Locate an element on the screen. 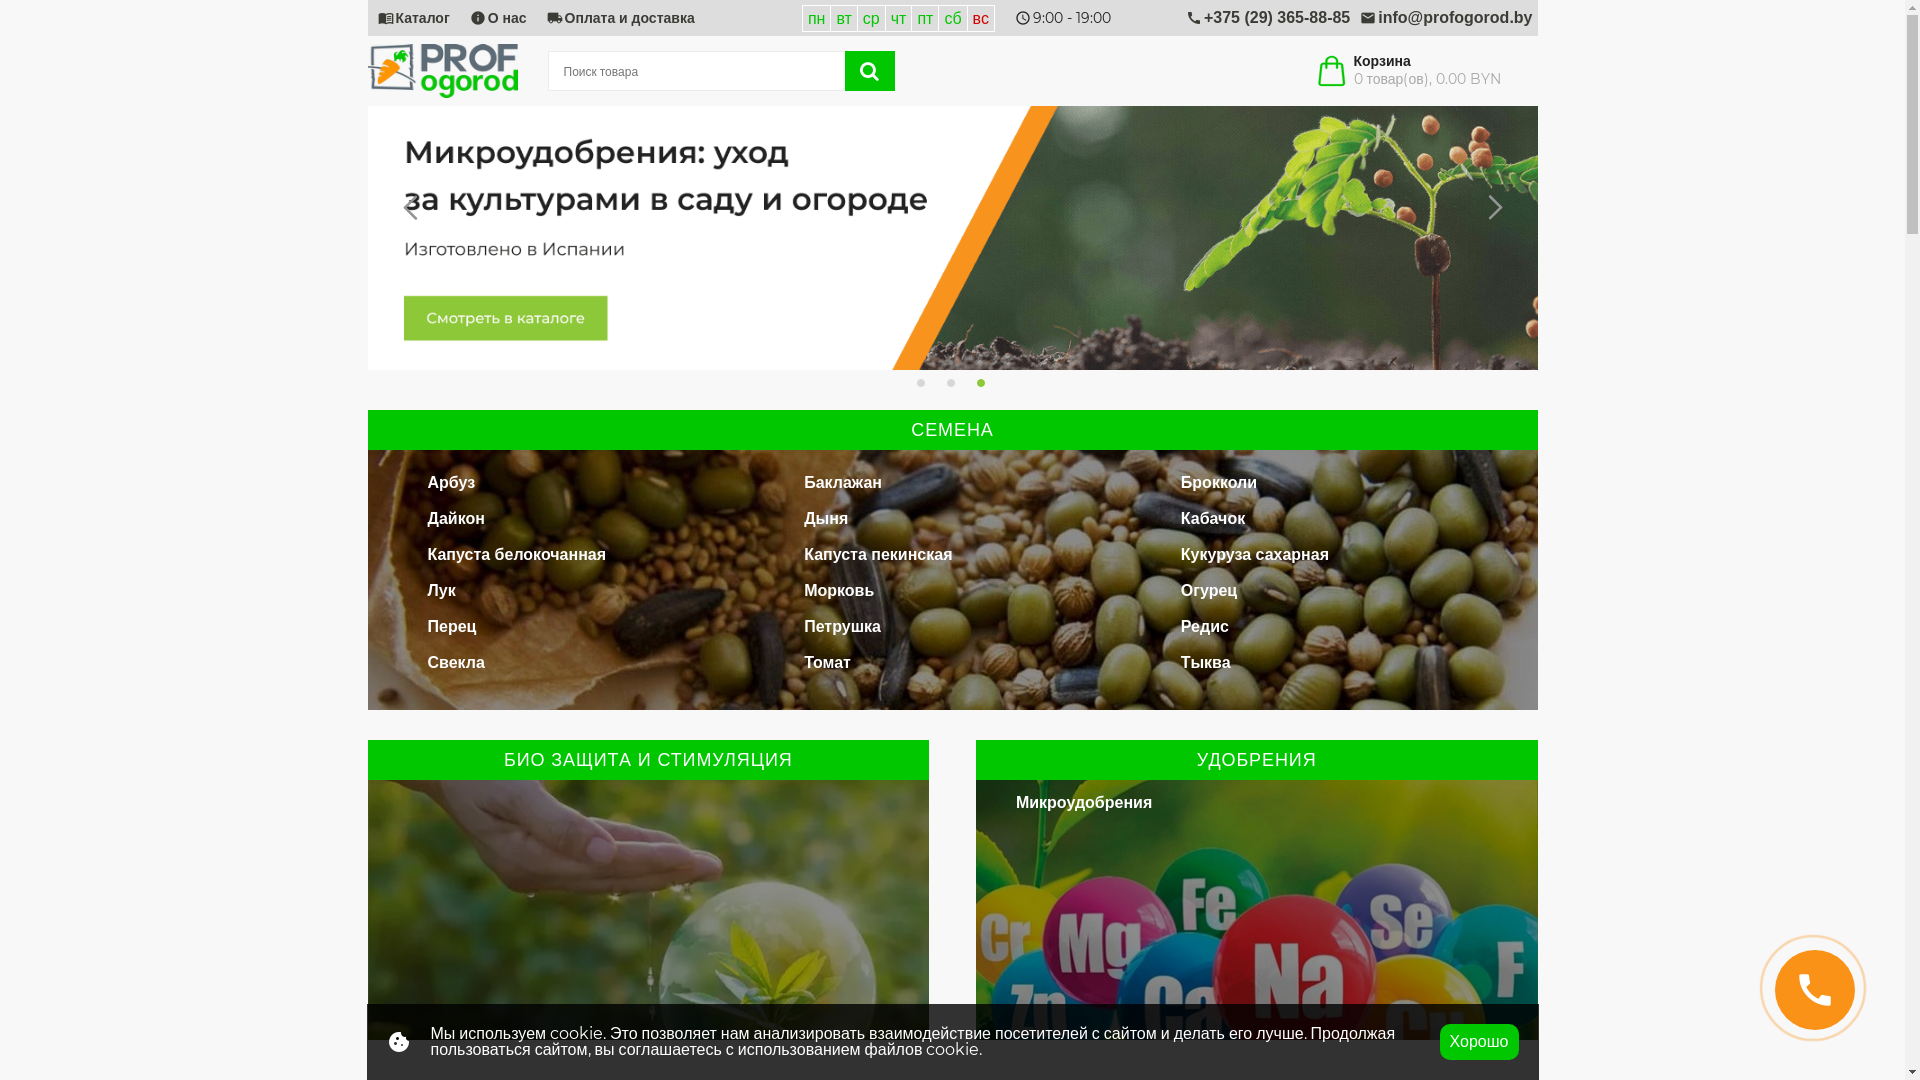  'Next' is located at coordinates (1482, 207).